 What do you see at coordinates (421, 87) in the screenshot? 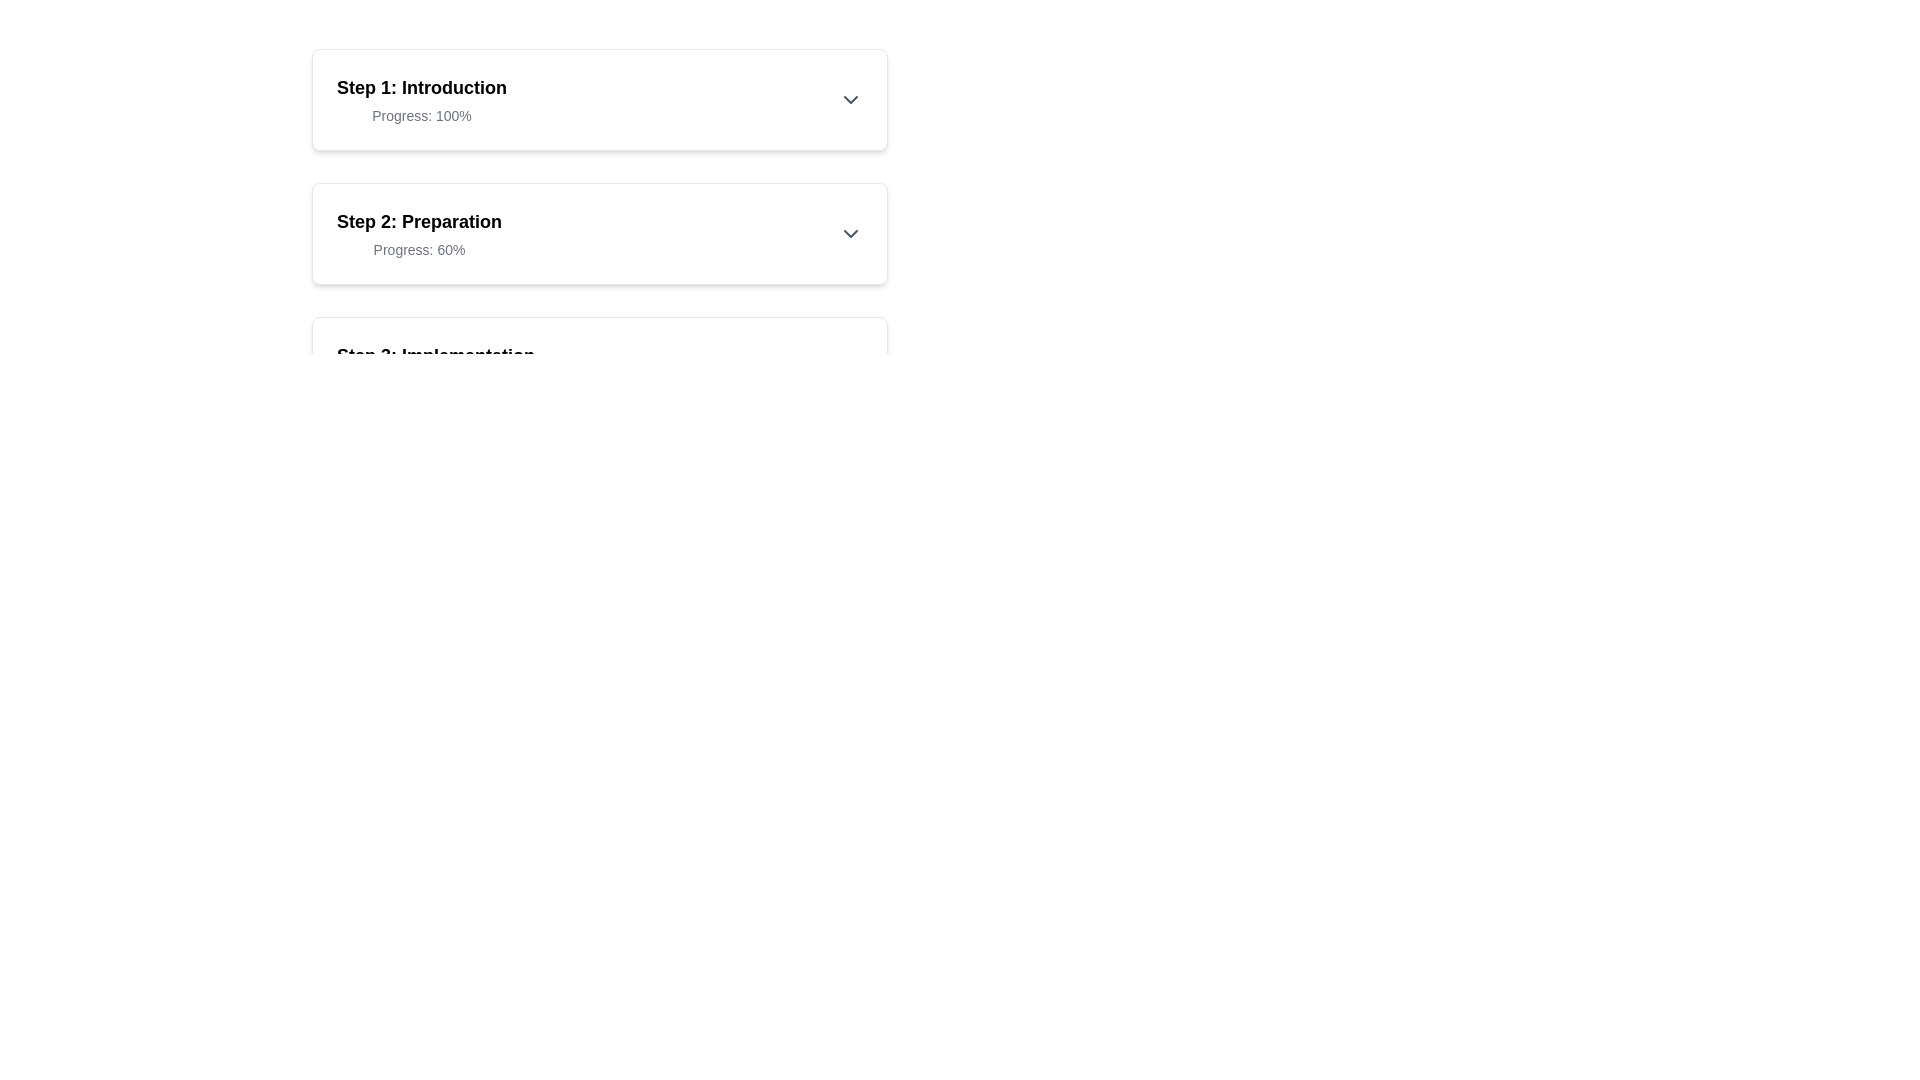
I see `the text label 'Step 1: Introduction' which indicates the first step of a multi-step process, located at the top of the list of steps` at bounding box center [421, 87].